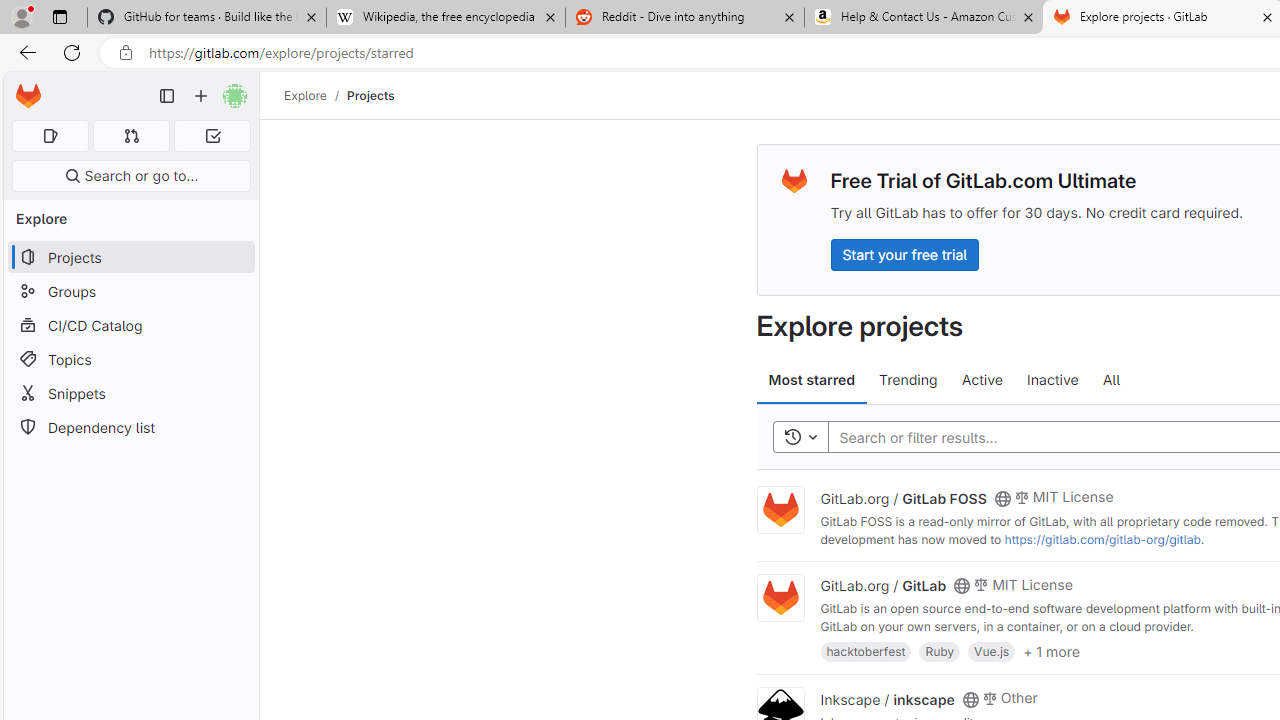 The width and height of the screenshot is (1280, 720). Describe the element at coordinates (304, 95) in the screenshot. I see `'Explore'` at that location.